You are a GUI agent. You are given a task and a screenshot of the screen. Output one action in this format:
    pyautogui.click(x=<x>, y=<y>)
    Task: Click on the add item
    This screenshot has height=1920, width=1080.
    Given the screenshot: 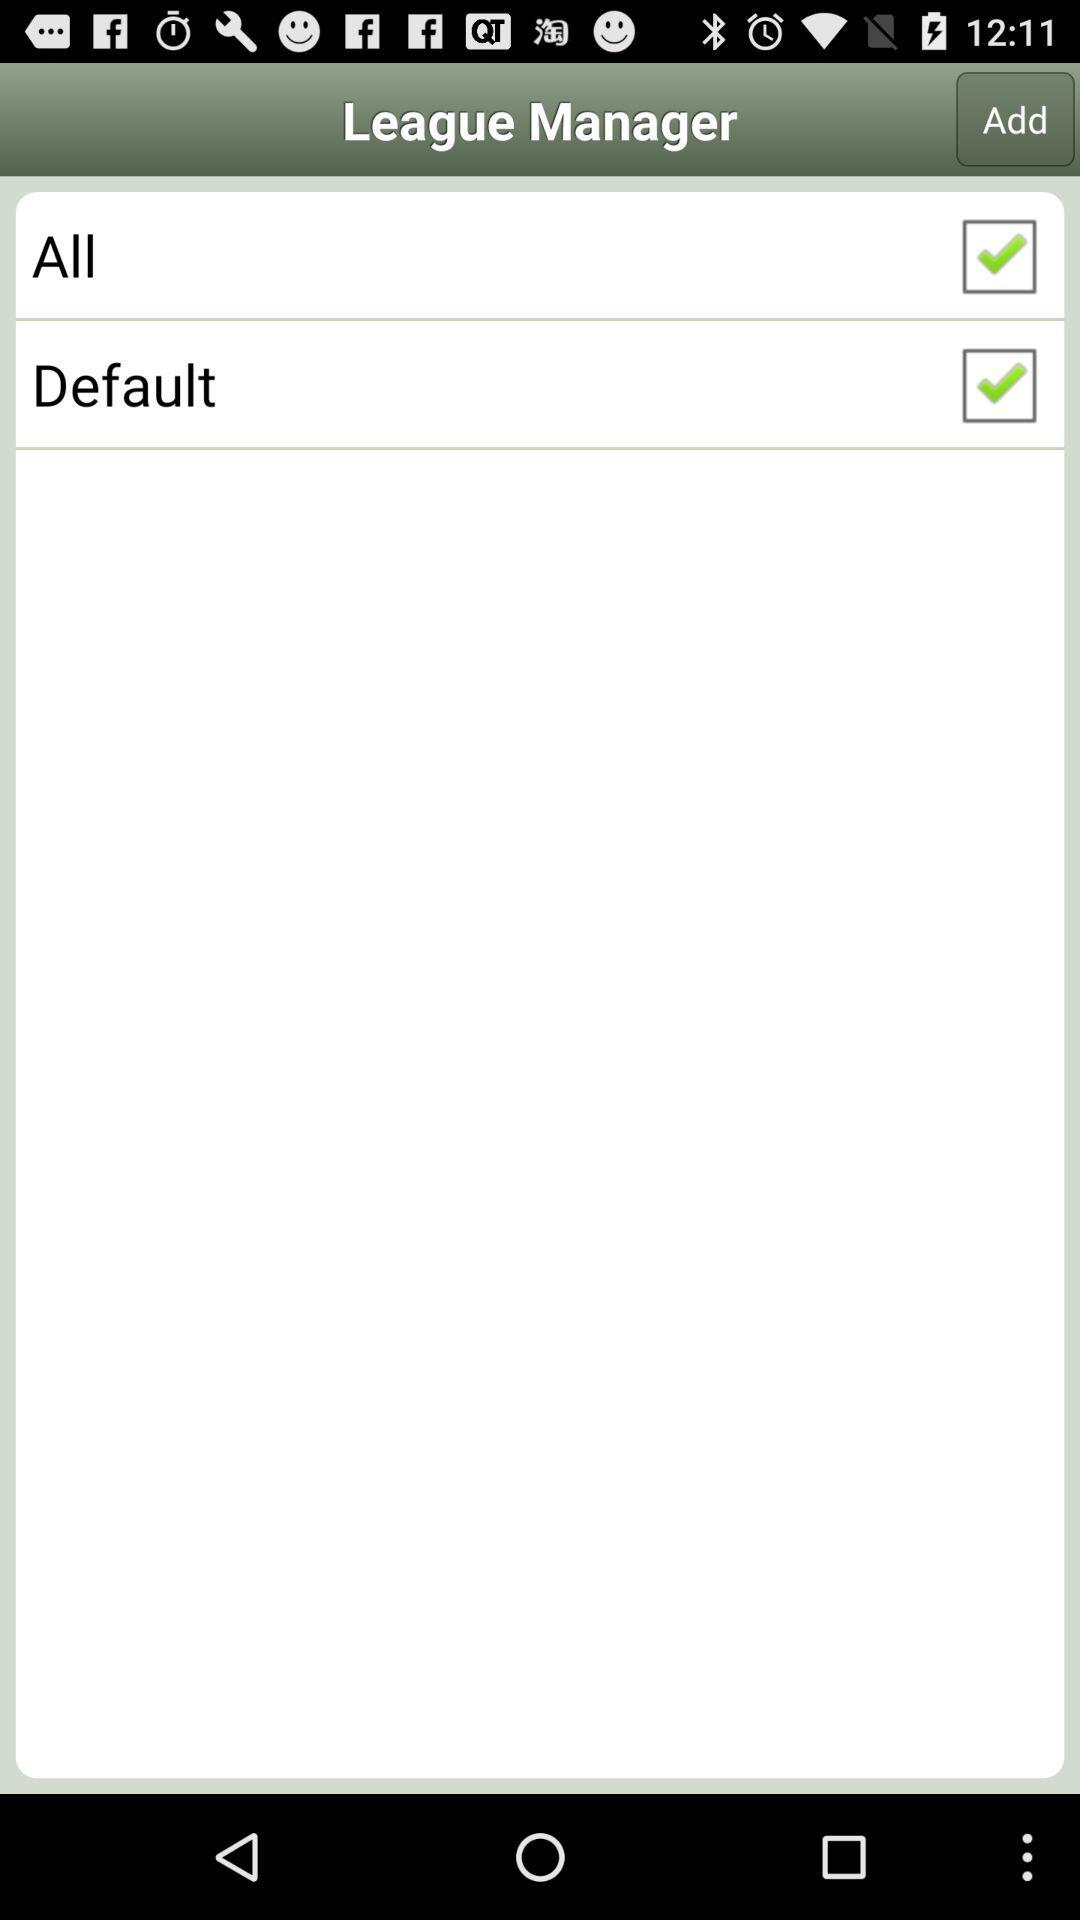 What is the action you would take?
    pyautogui.click(x=1015, y=118)
    